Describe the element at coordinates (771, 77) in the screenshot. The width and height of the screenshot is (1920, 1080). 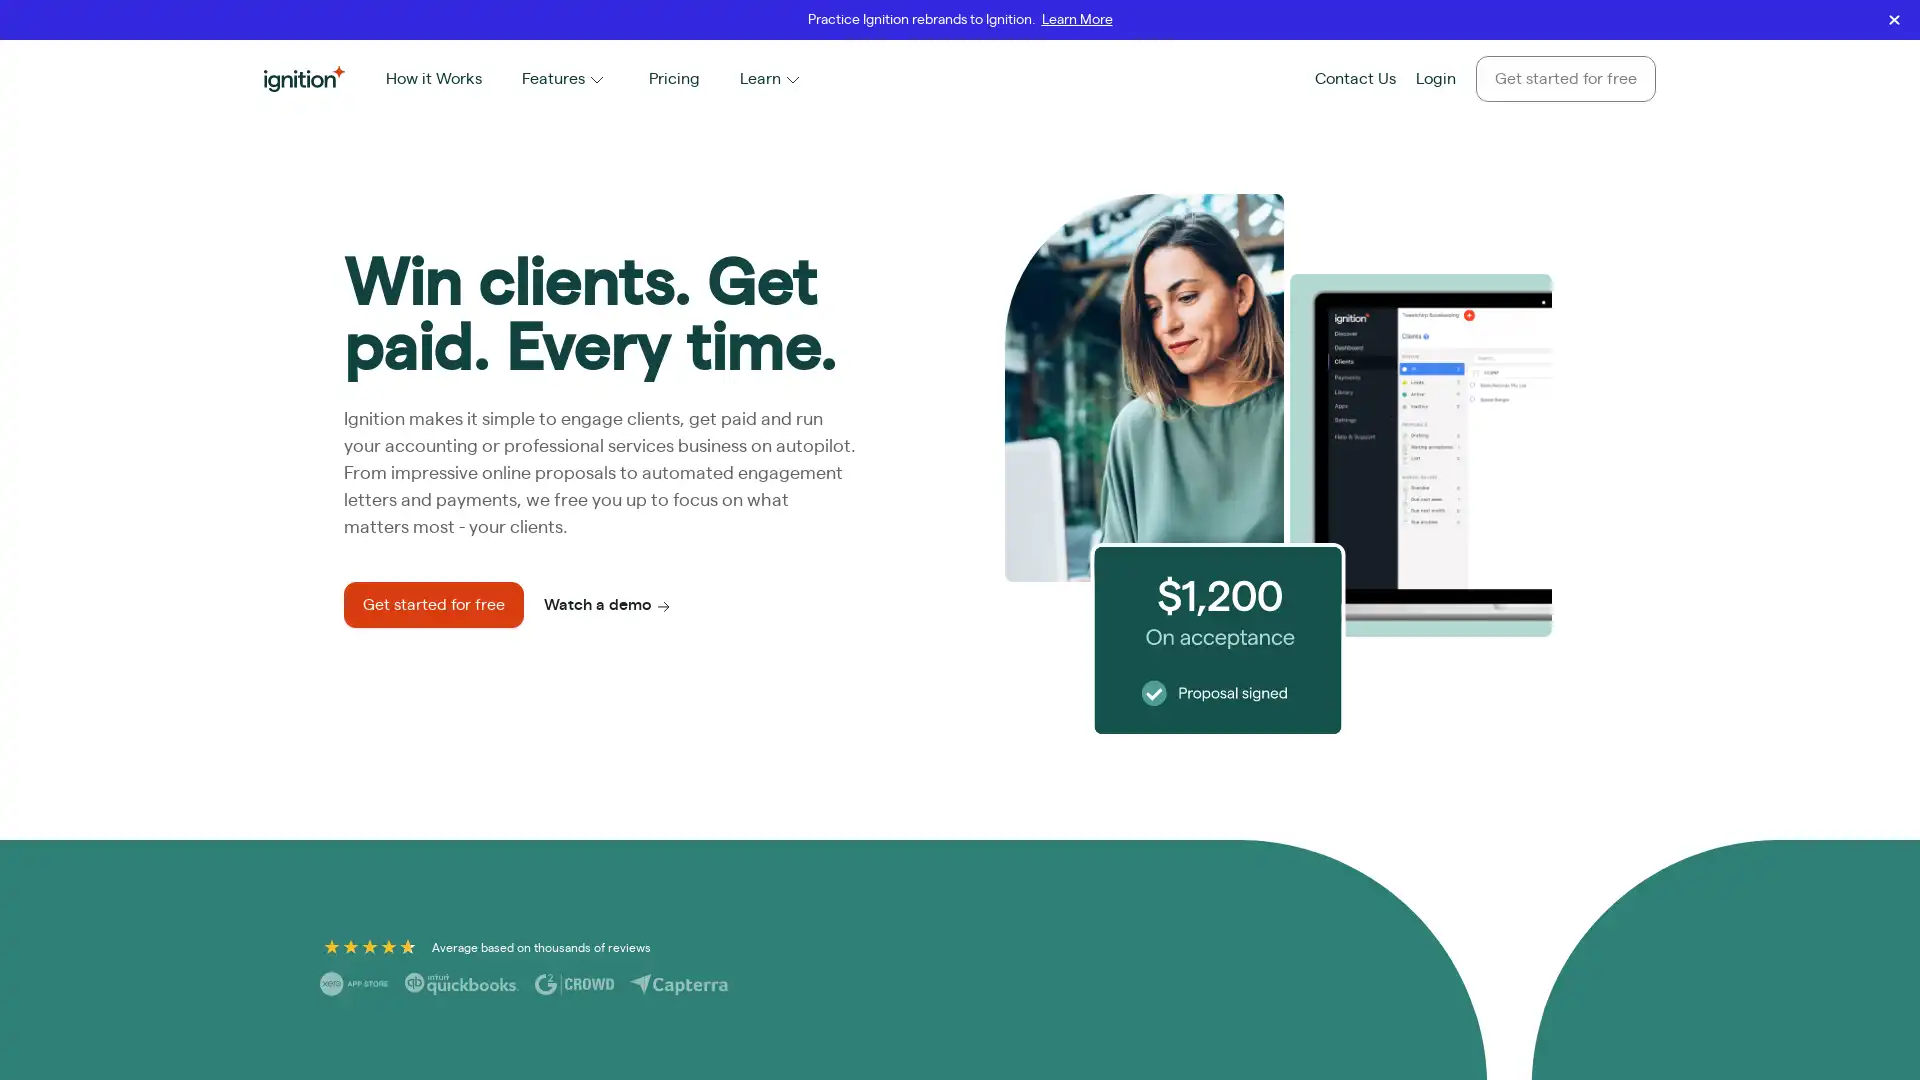
I see `Learn` at that location.